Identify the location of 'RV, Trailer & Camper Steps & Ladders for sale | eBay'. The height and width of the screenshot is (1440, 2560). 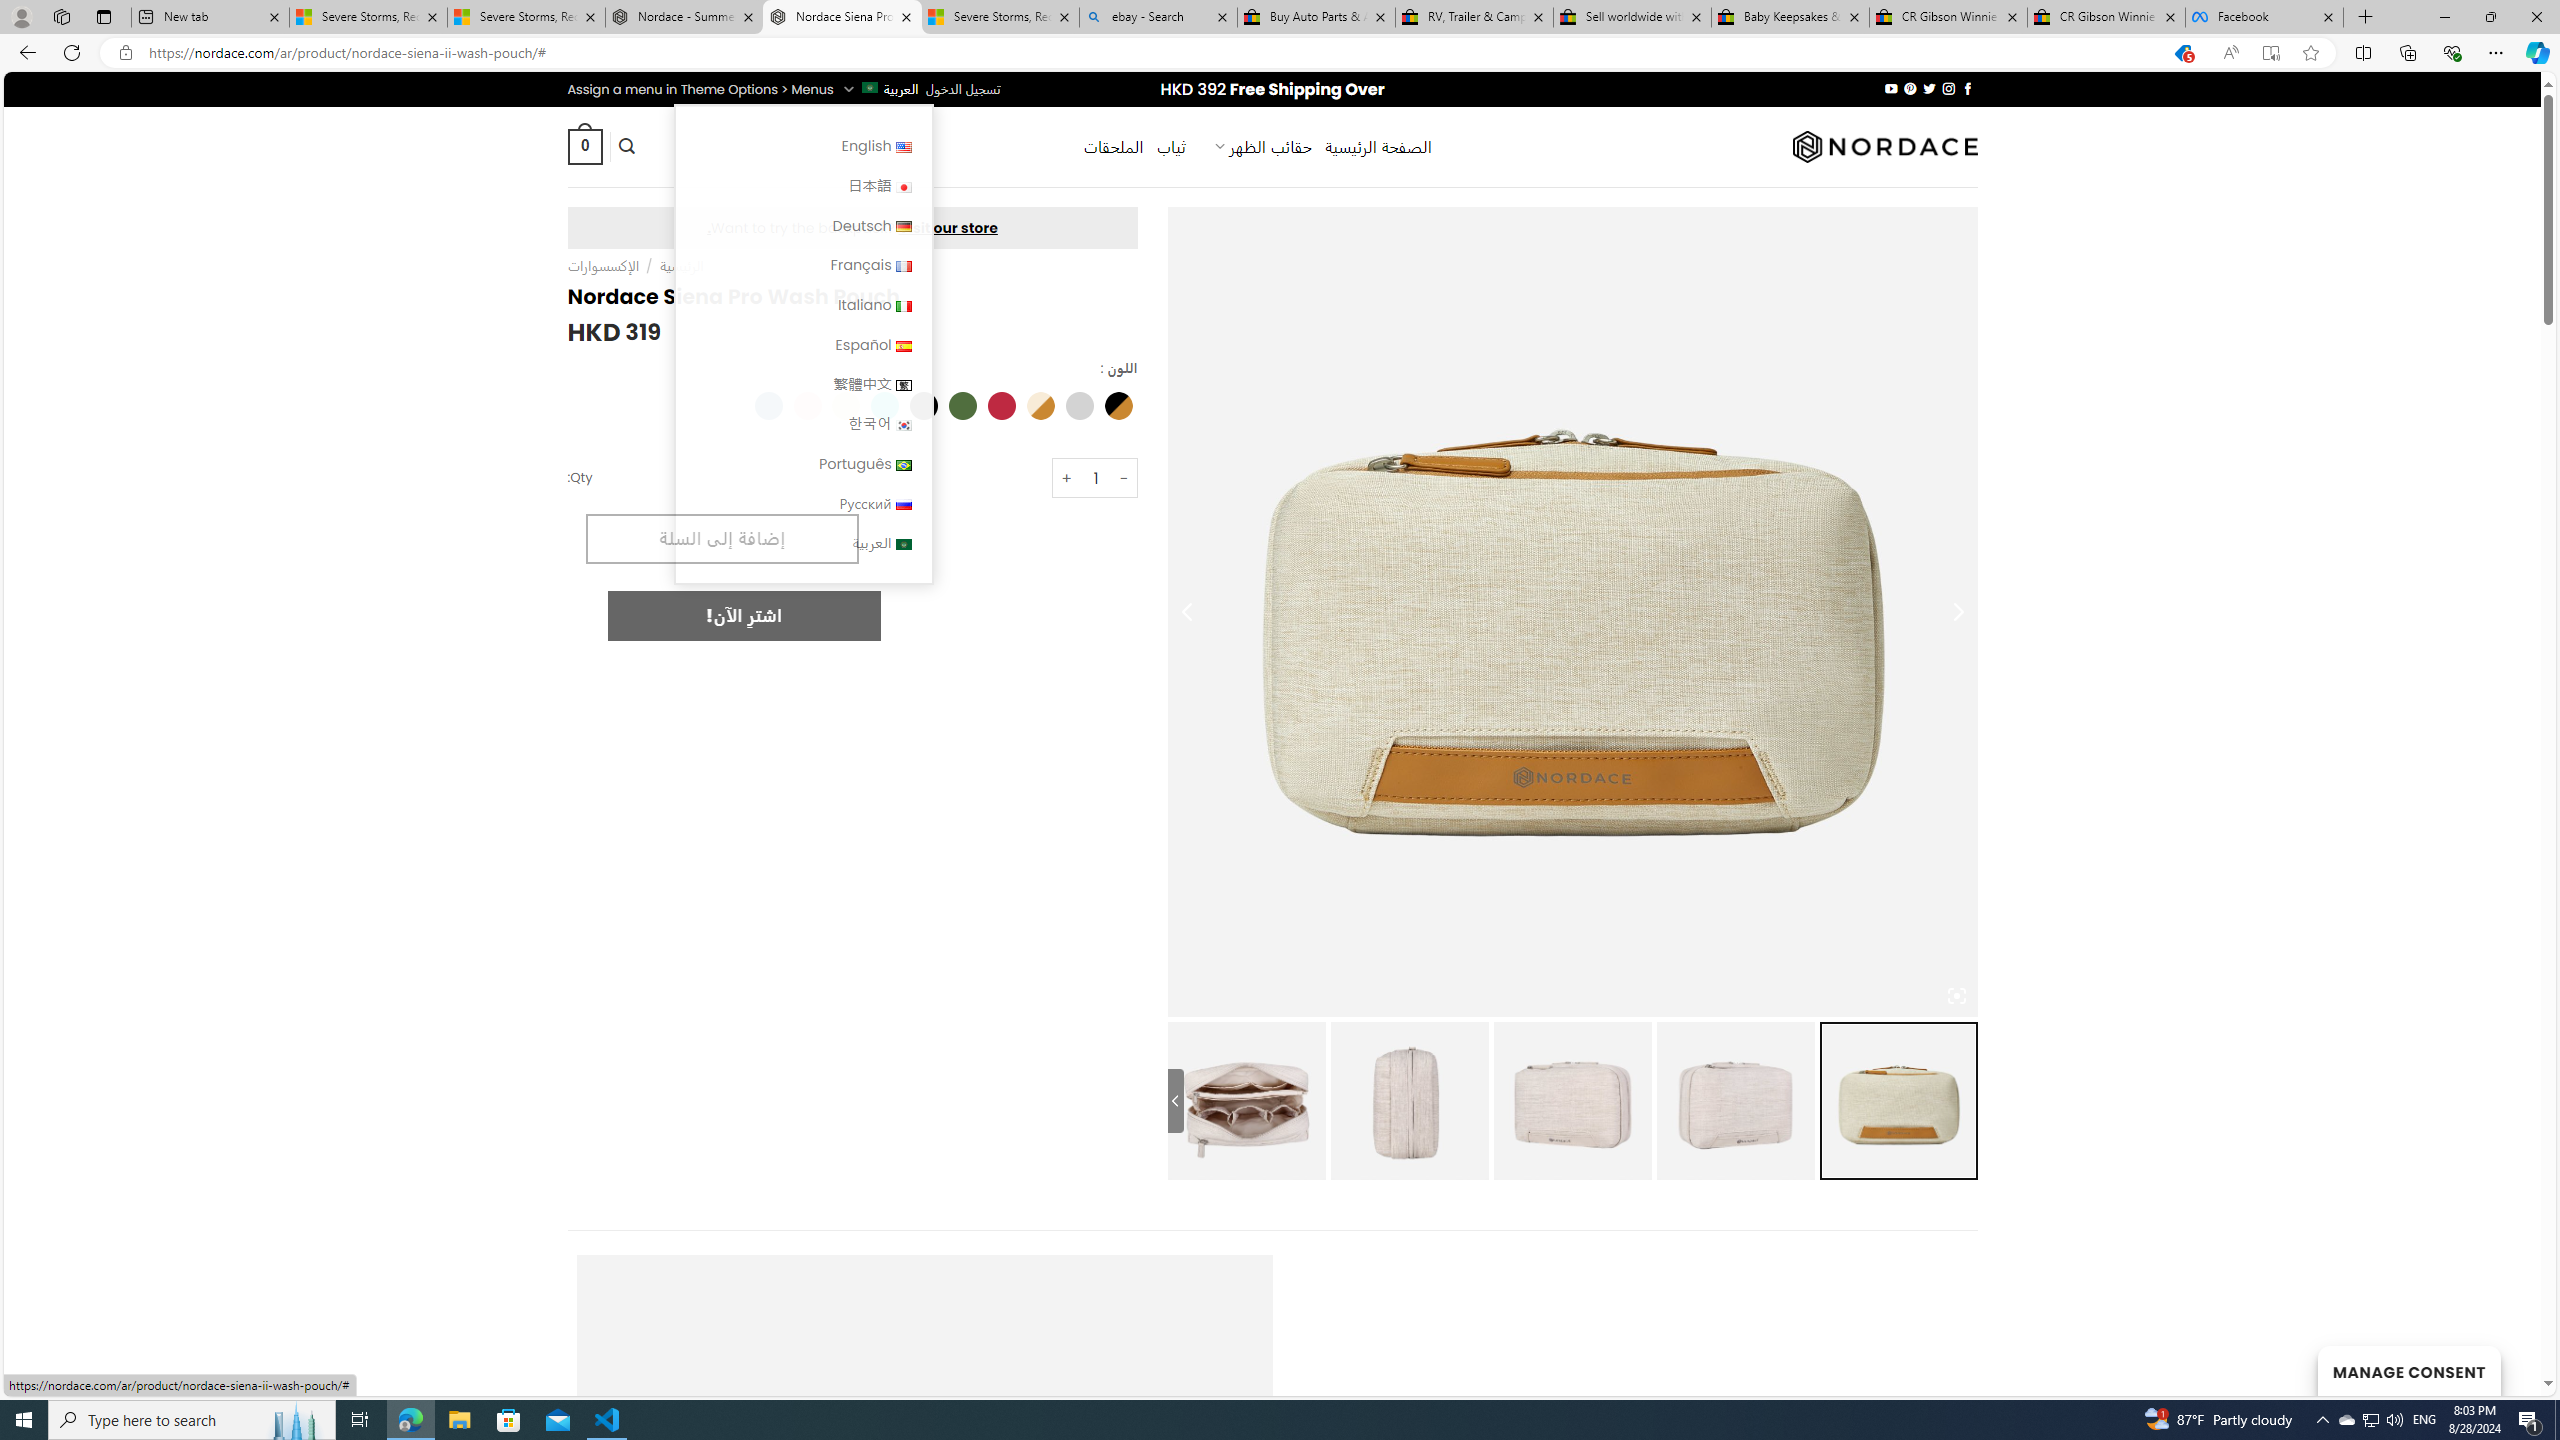
(1473, 16).